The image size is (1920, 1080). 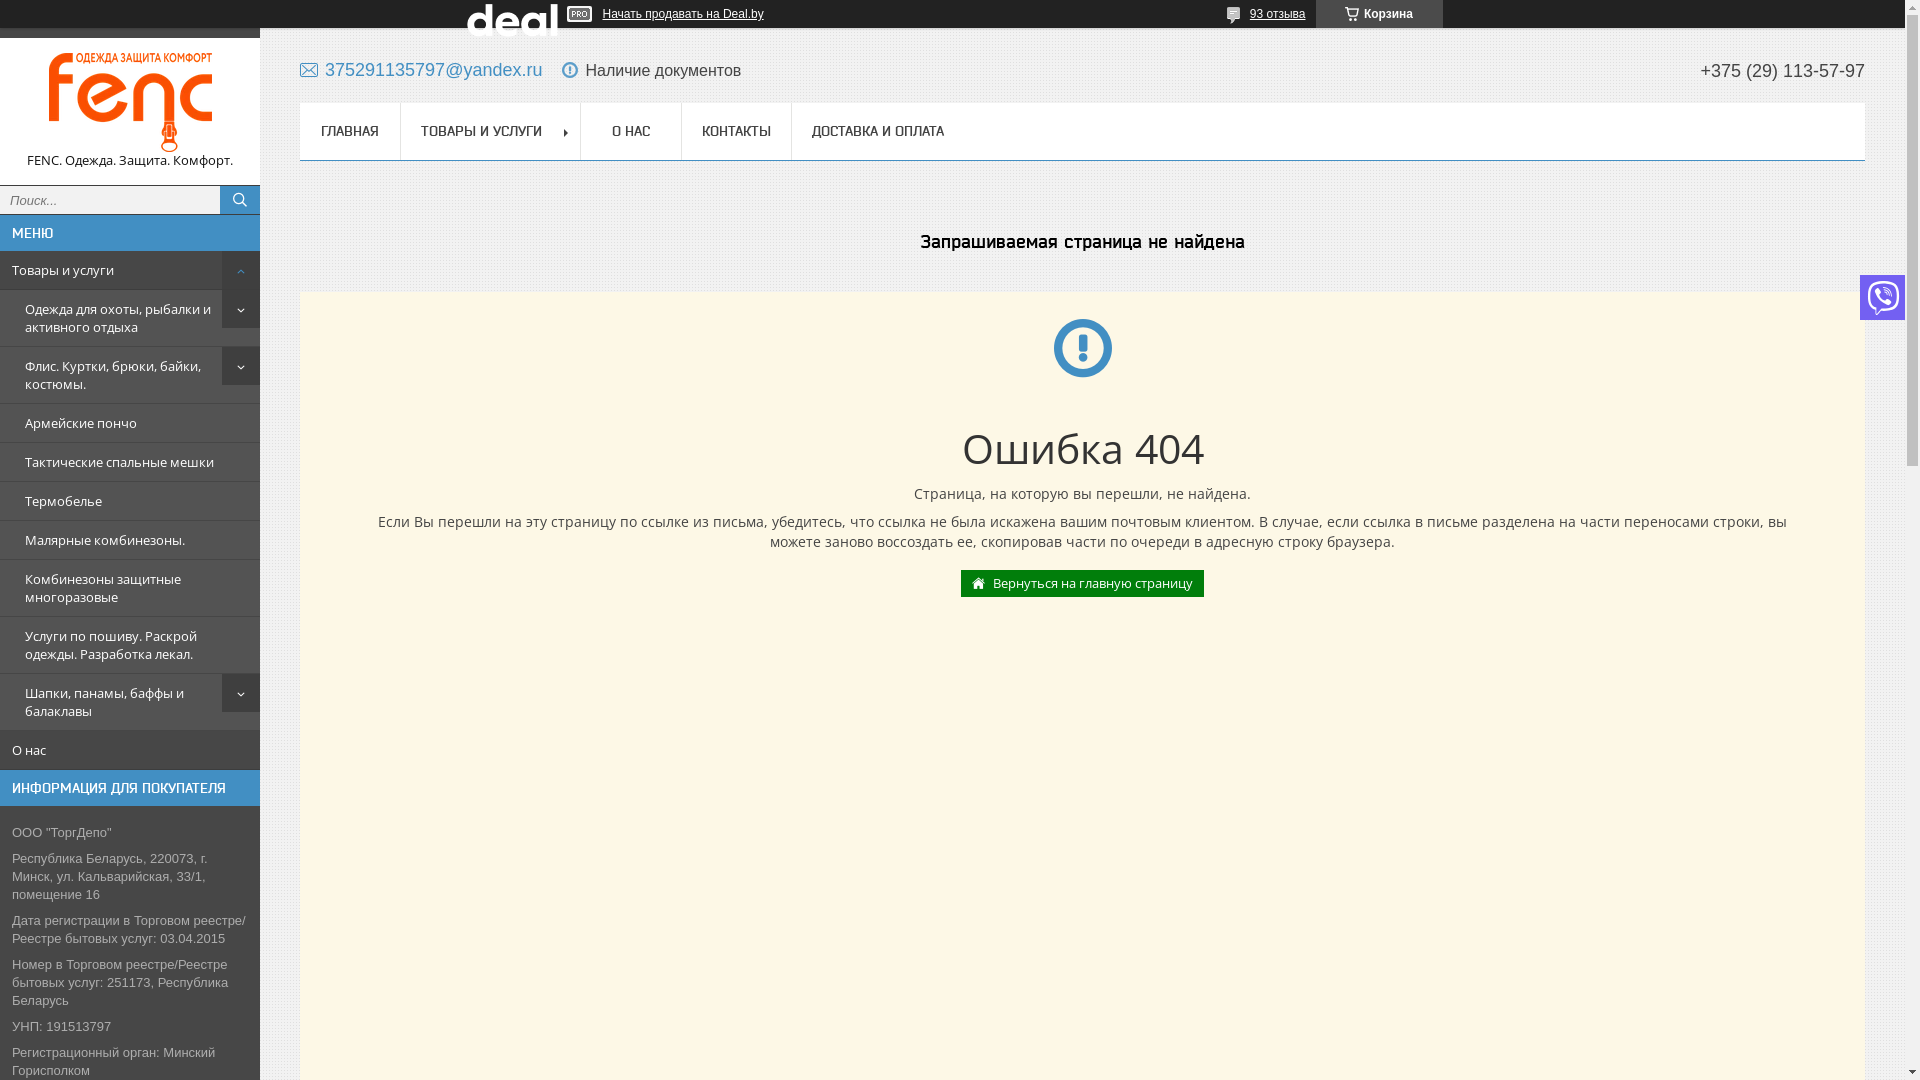 What do you see at coordinates (298, 68) in the screenshot?
I see `'375291135797@yandex.ru'` at bounding box center [298, 68].